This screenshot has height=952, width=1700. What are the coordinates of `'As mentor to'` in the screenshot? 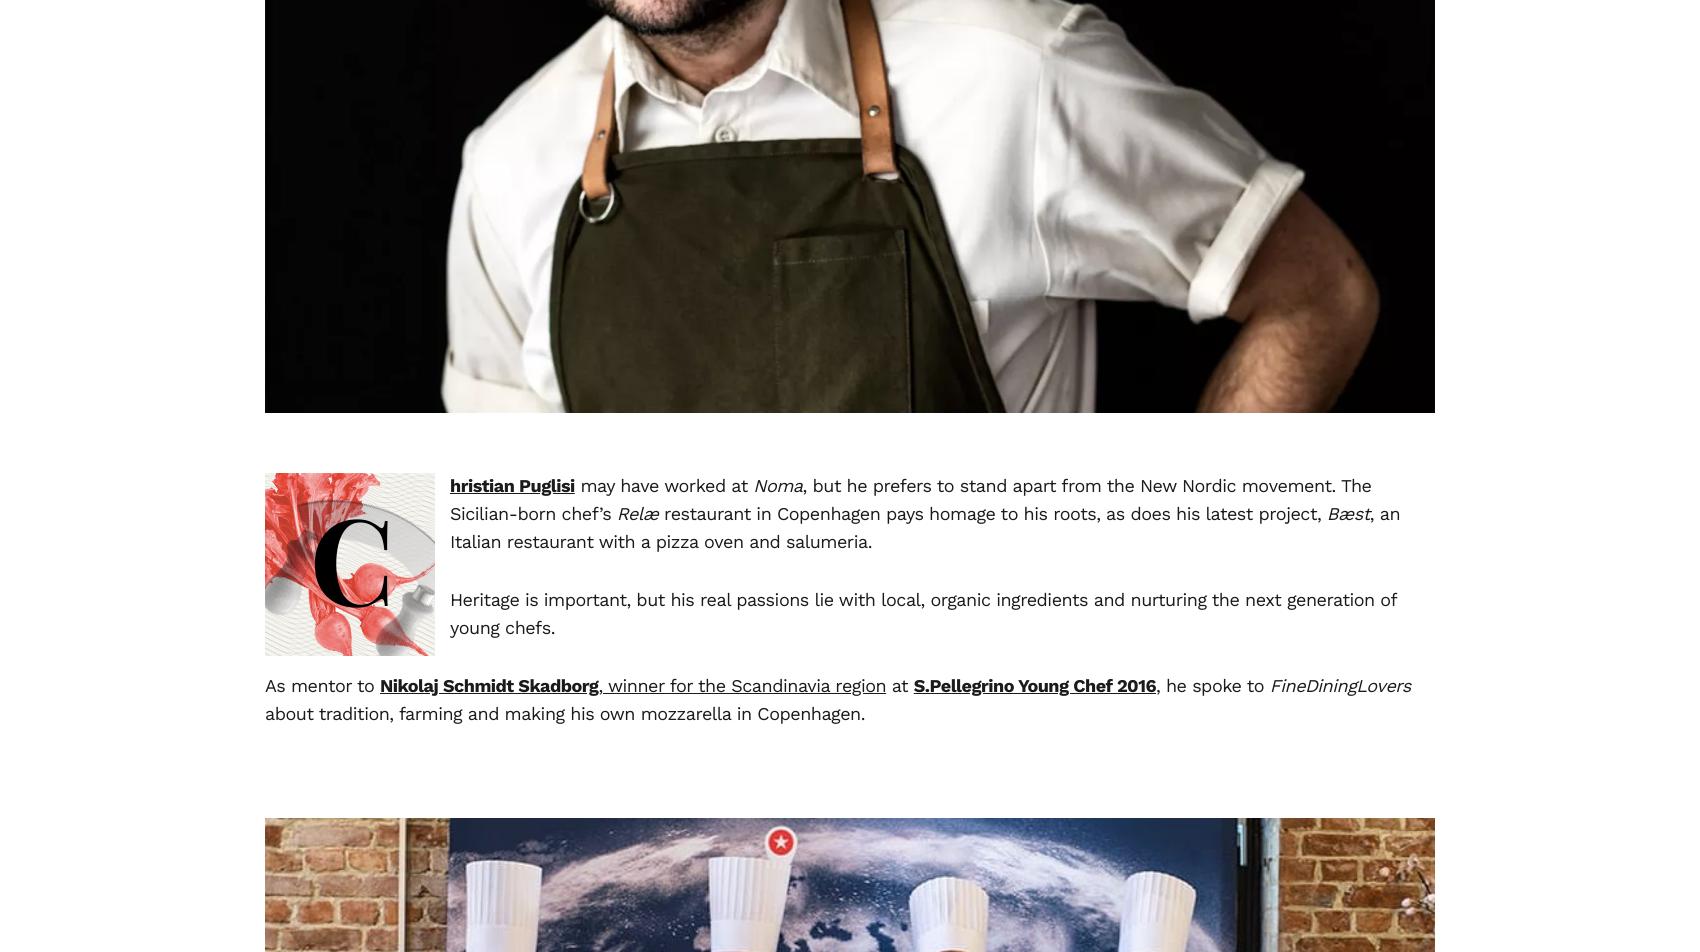 It's located at (265, 686).